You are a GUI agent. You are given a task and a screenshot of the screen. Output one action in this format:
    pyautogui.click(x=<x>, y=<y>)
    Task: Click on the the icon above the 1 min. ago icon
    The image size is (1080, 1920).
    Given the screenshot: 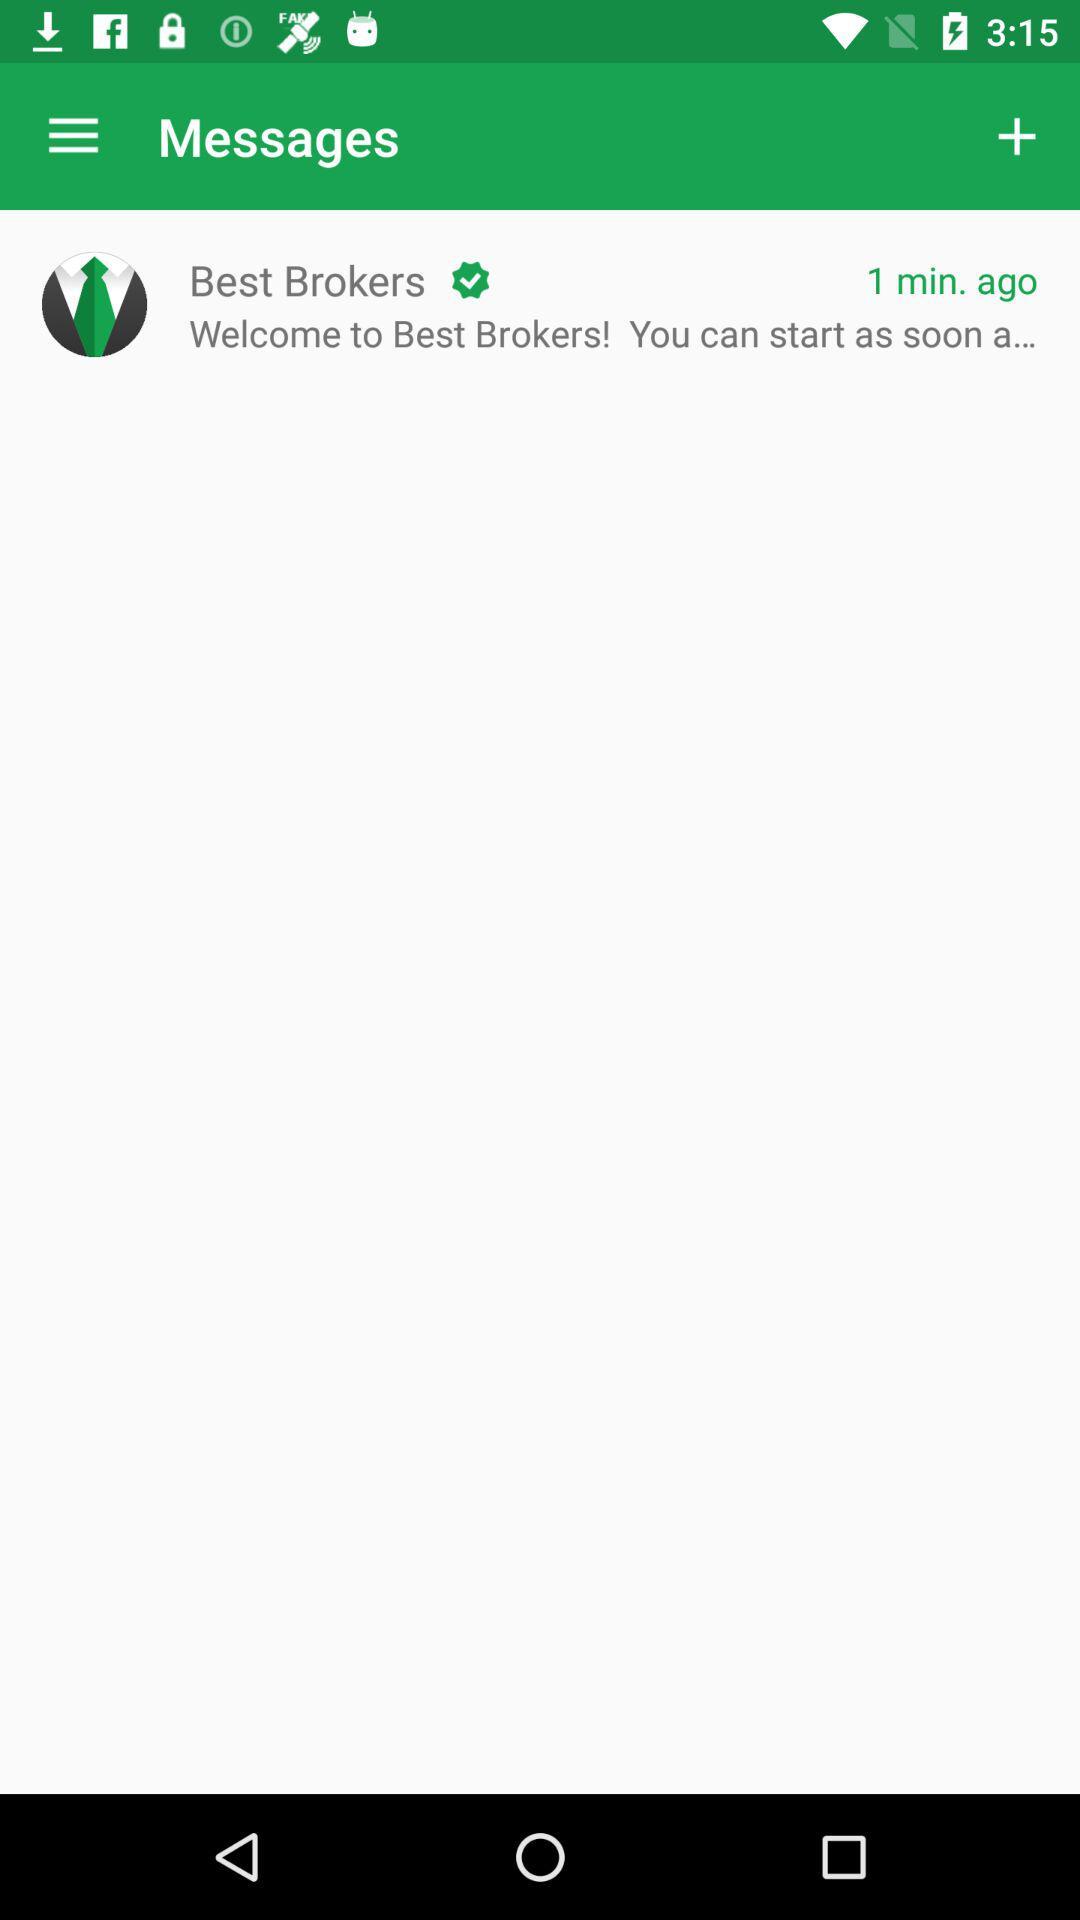 What is the action you would take?
    pyautogui.click(x=1017, y=135)
    